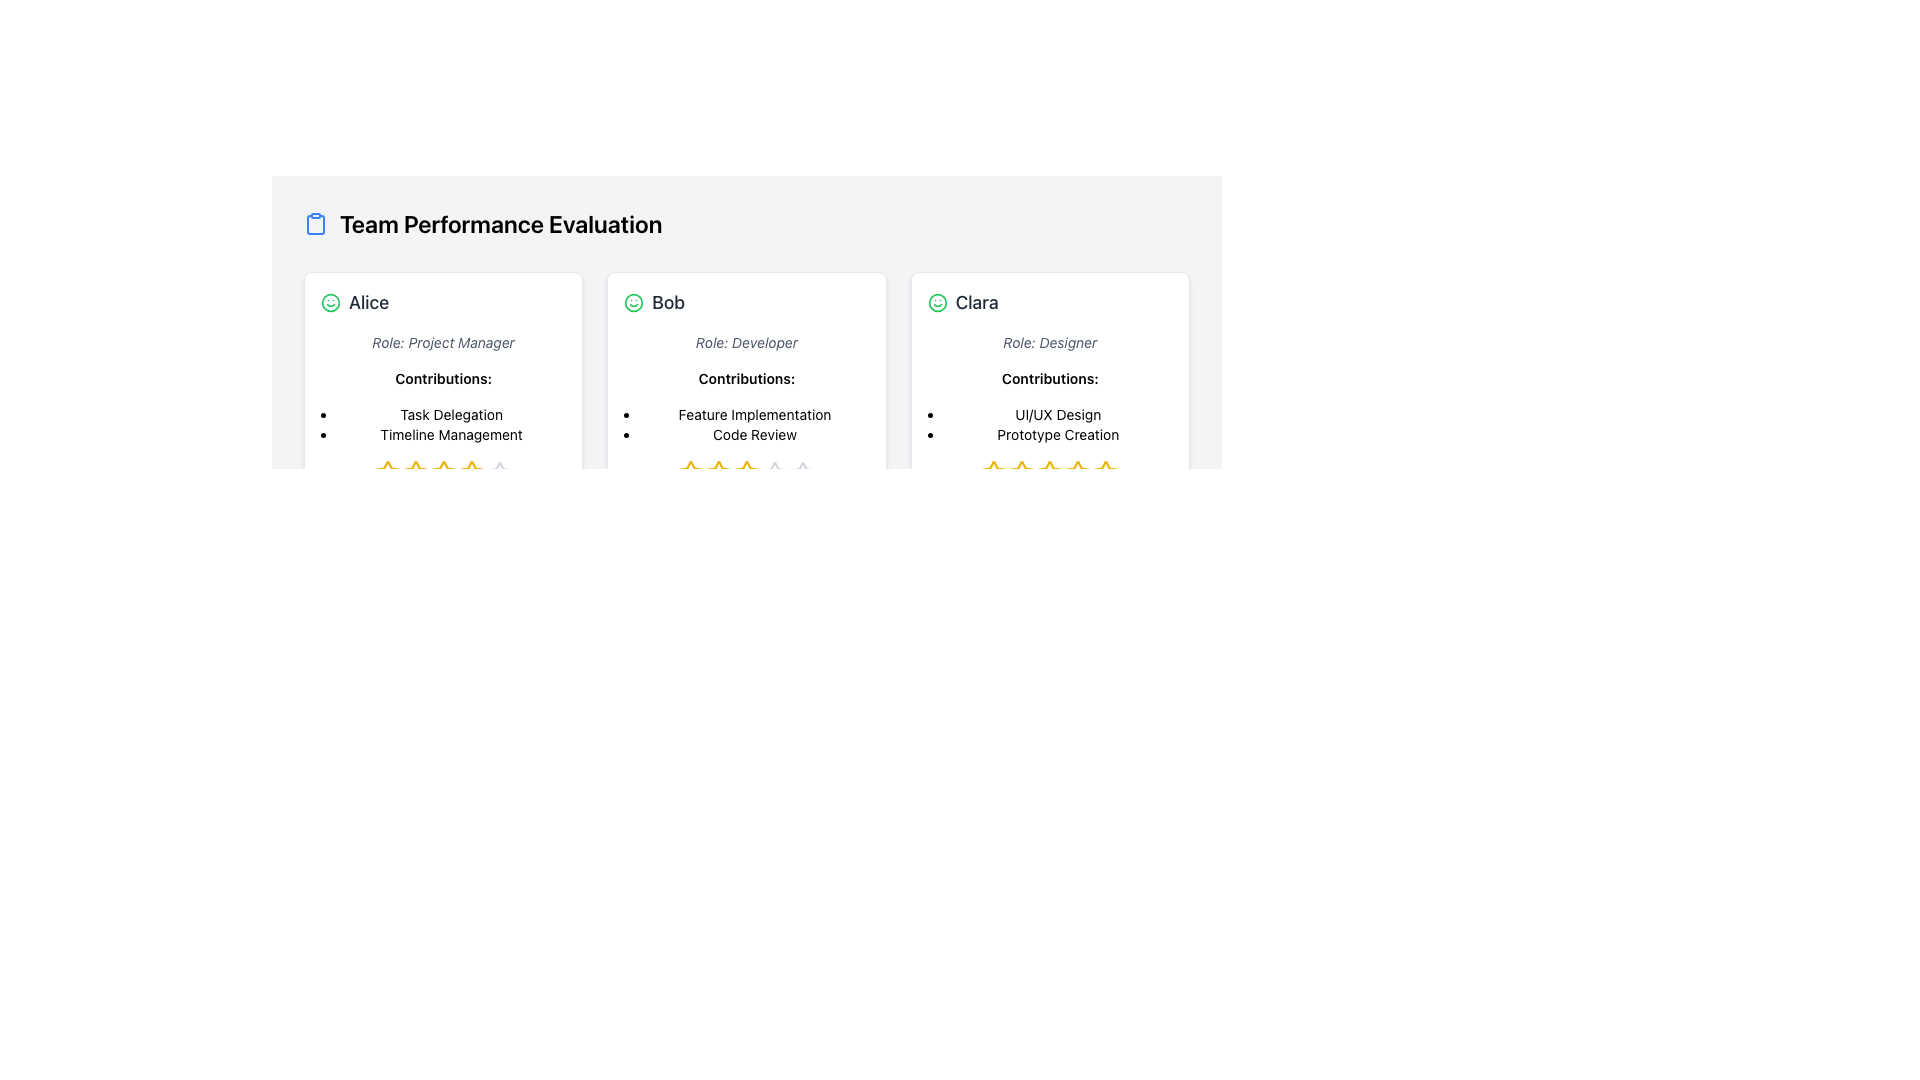 The image size is (1920, 1080). Describe the element at coordinates (633, 303) in the screenshot. I see `the circular sentiment indicator icon located at the top left corner of the 'Alice' card in the 'Team Performance Evaluation' section, which indicates a positive sentiment with a green smile` at that location.